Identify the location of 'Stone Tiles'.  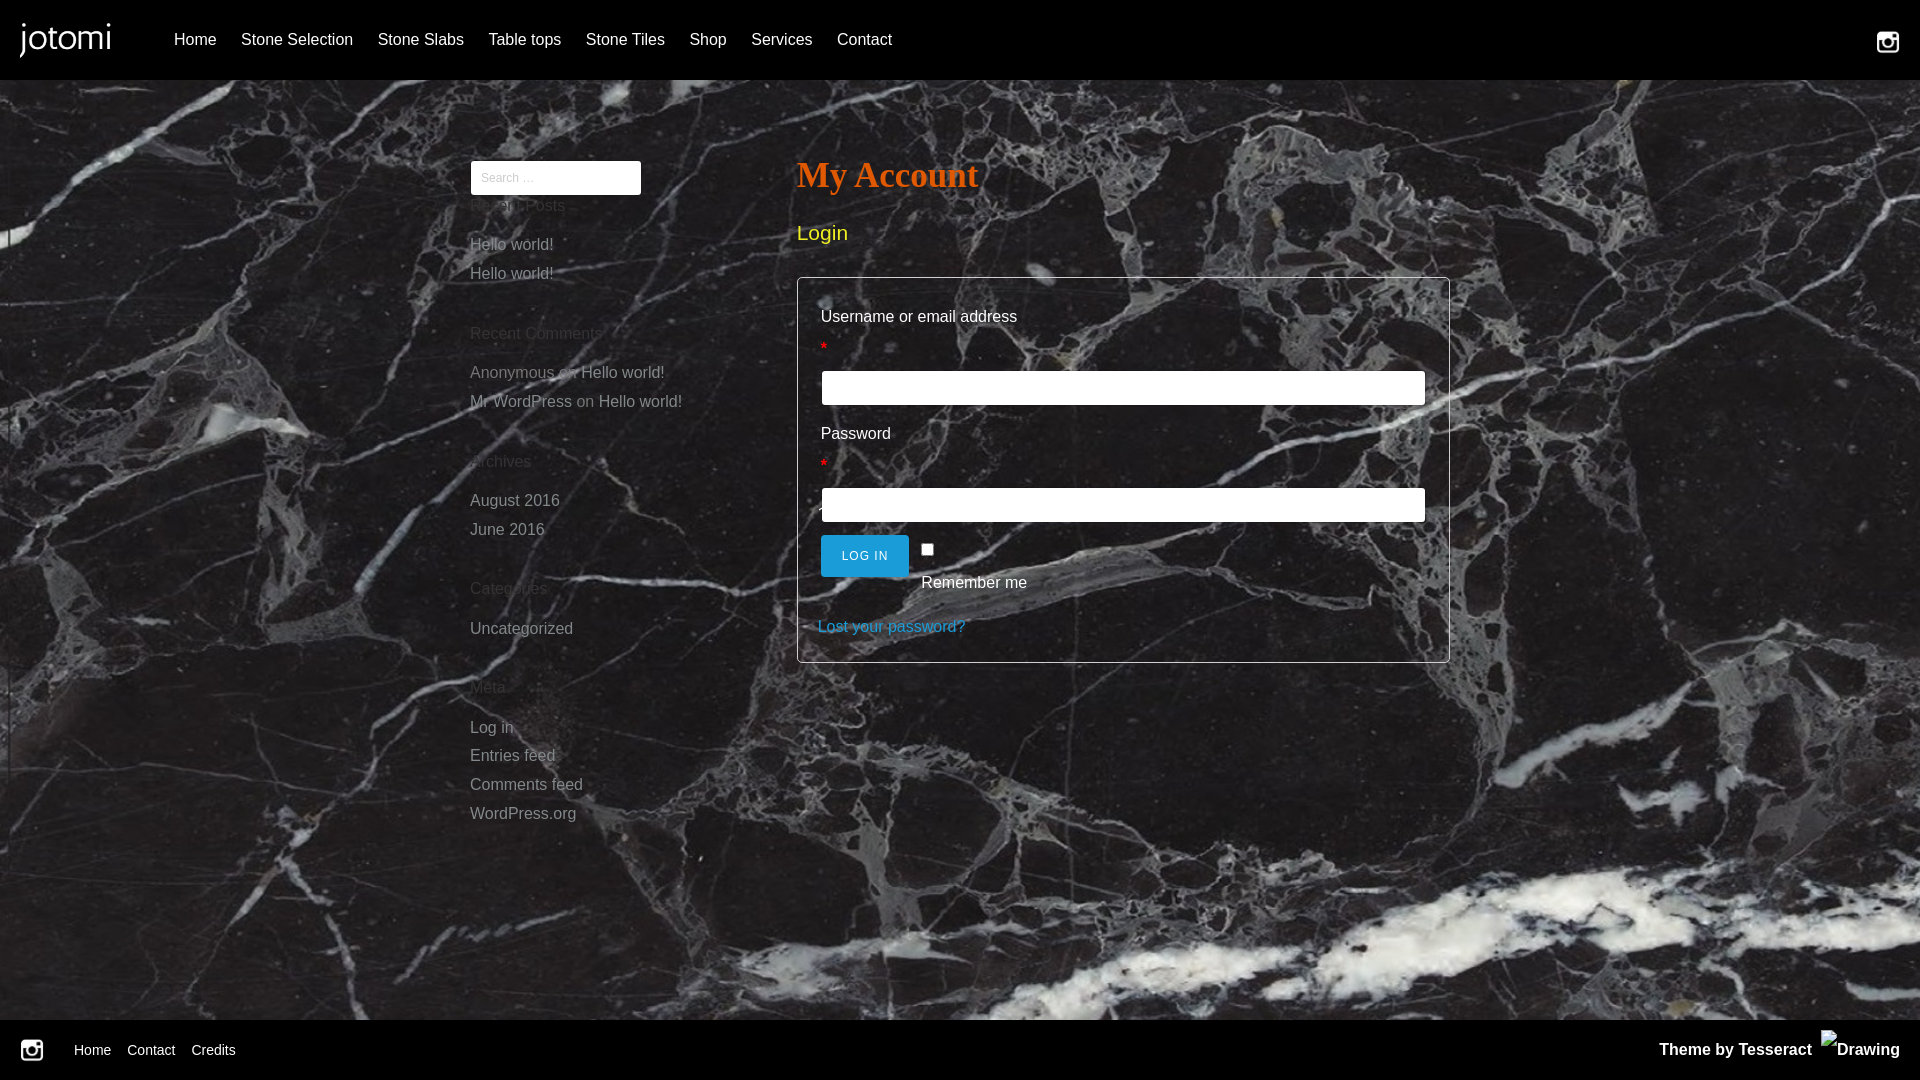
(624, 39).